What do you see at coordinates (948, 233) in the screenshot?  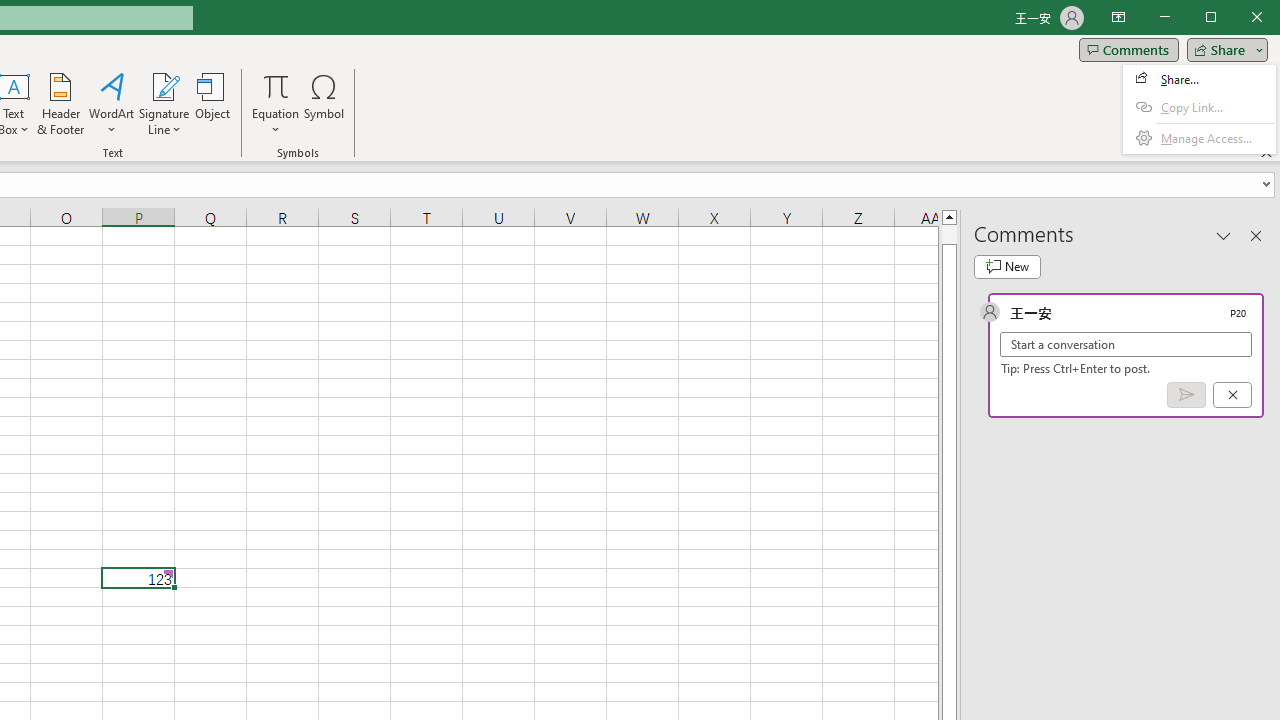 I see `'Page up'` at bounding box center [948, 233].